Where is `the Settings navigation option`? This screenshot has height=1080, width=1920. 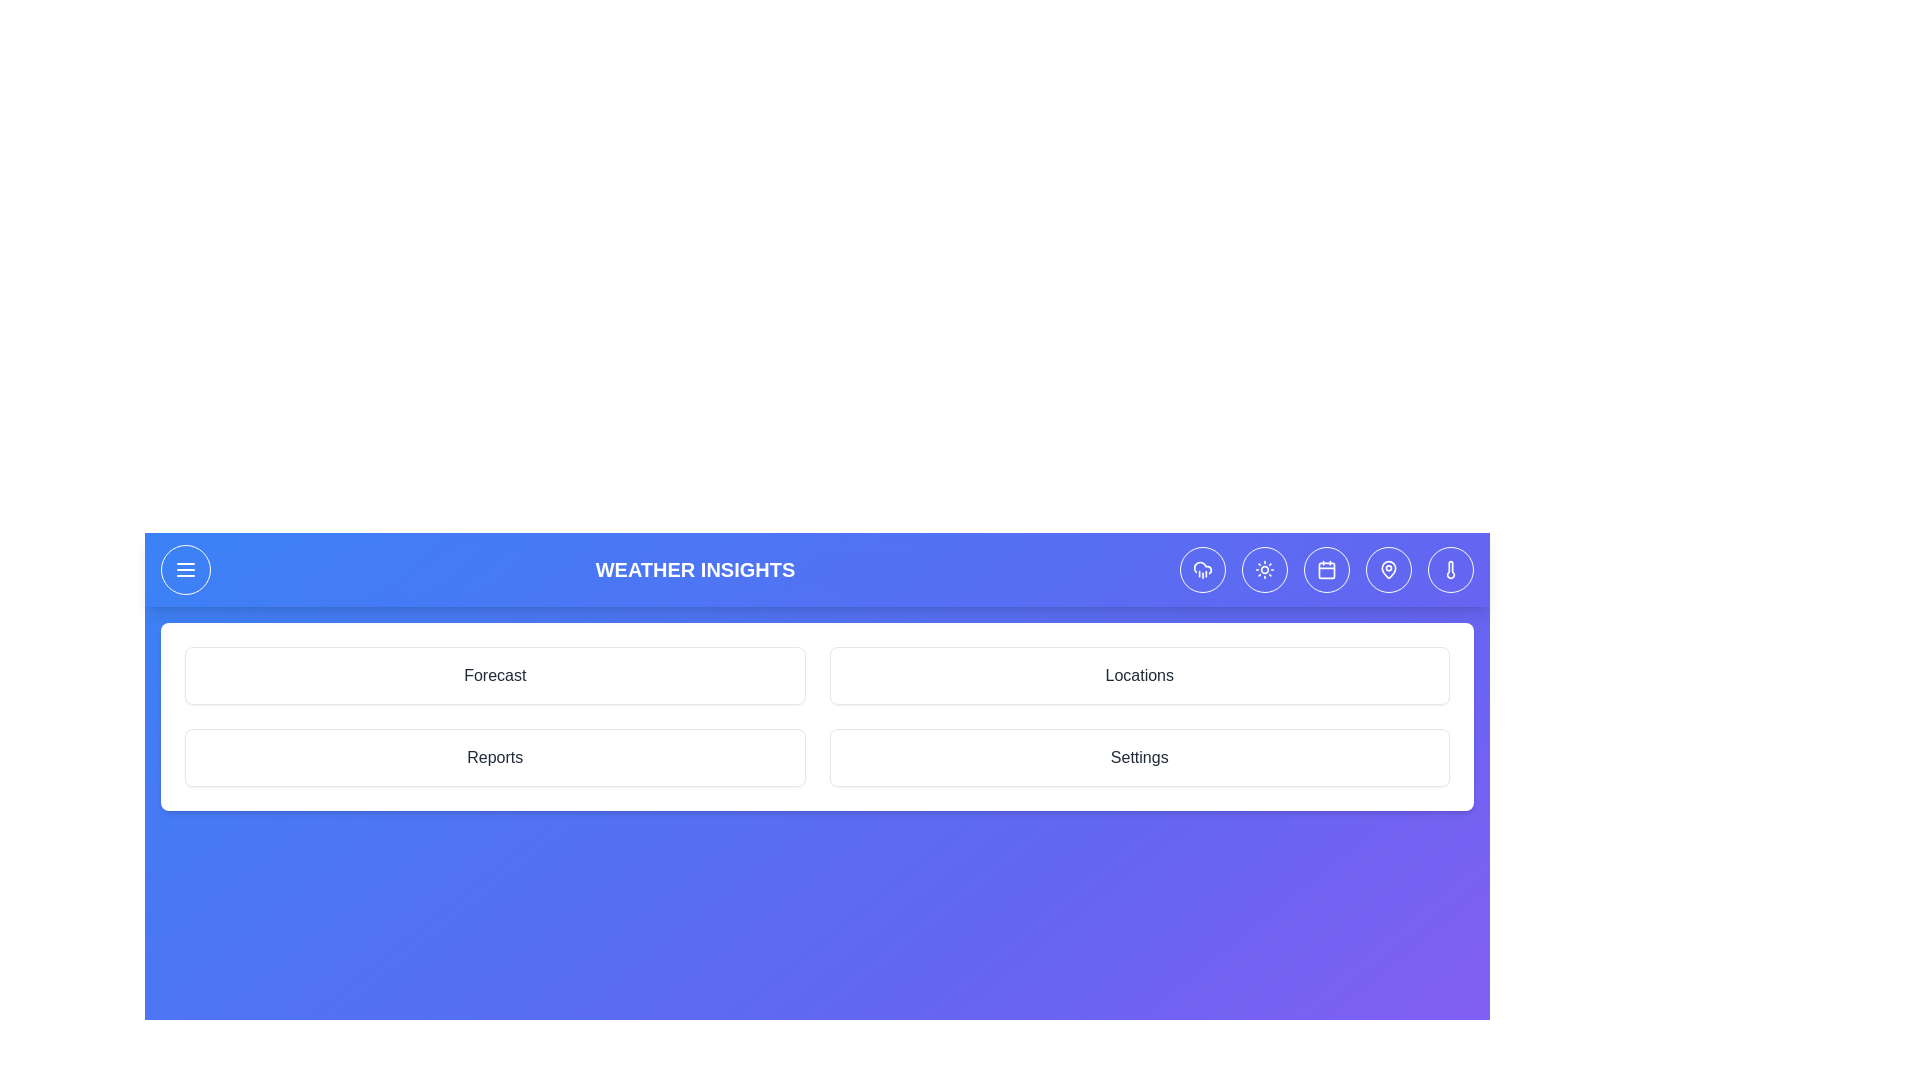 the Settings navigation option is located at coordinates (1139, 758).